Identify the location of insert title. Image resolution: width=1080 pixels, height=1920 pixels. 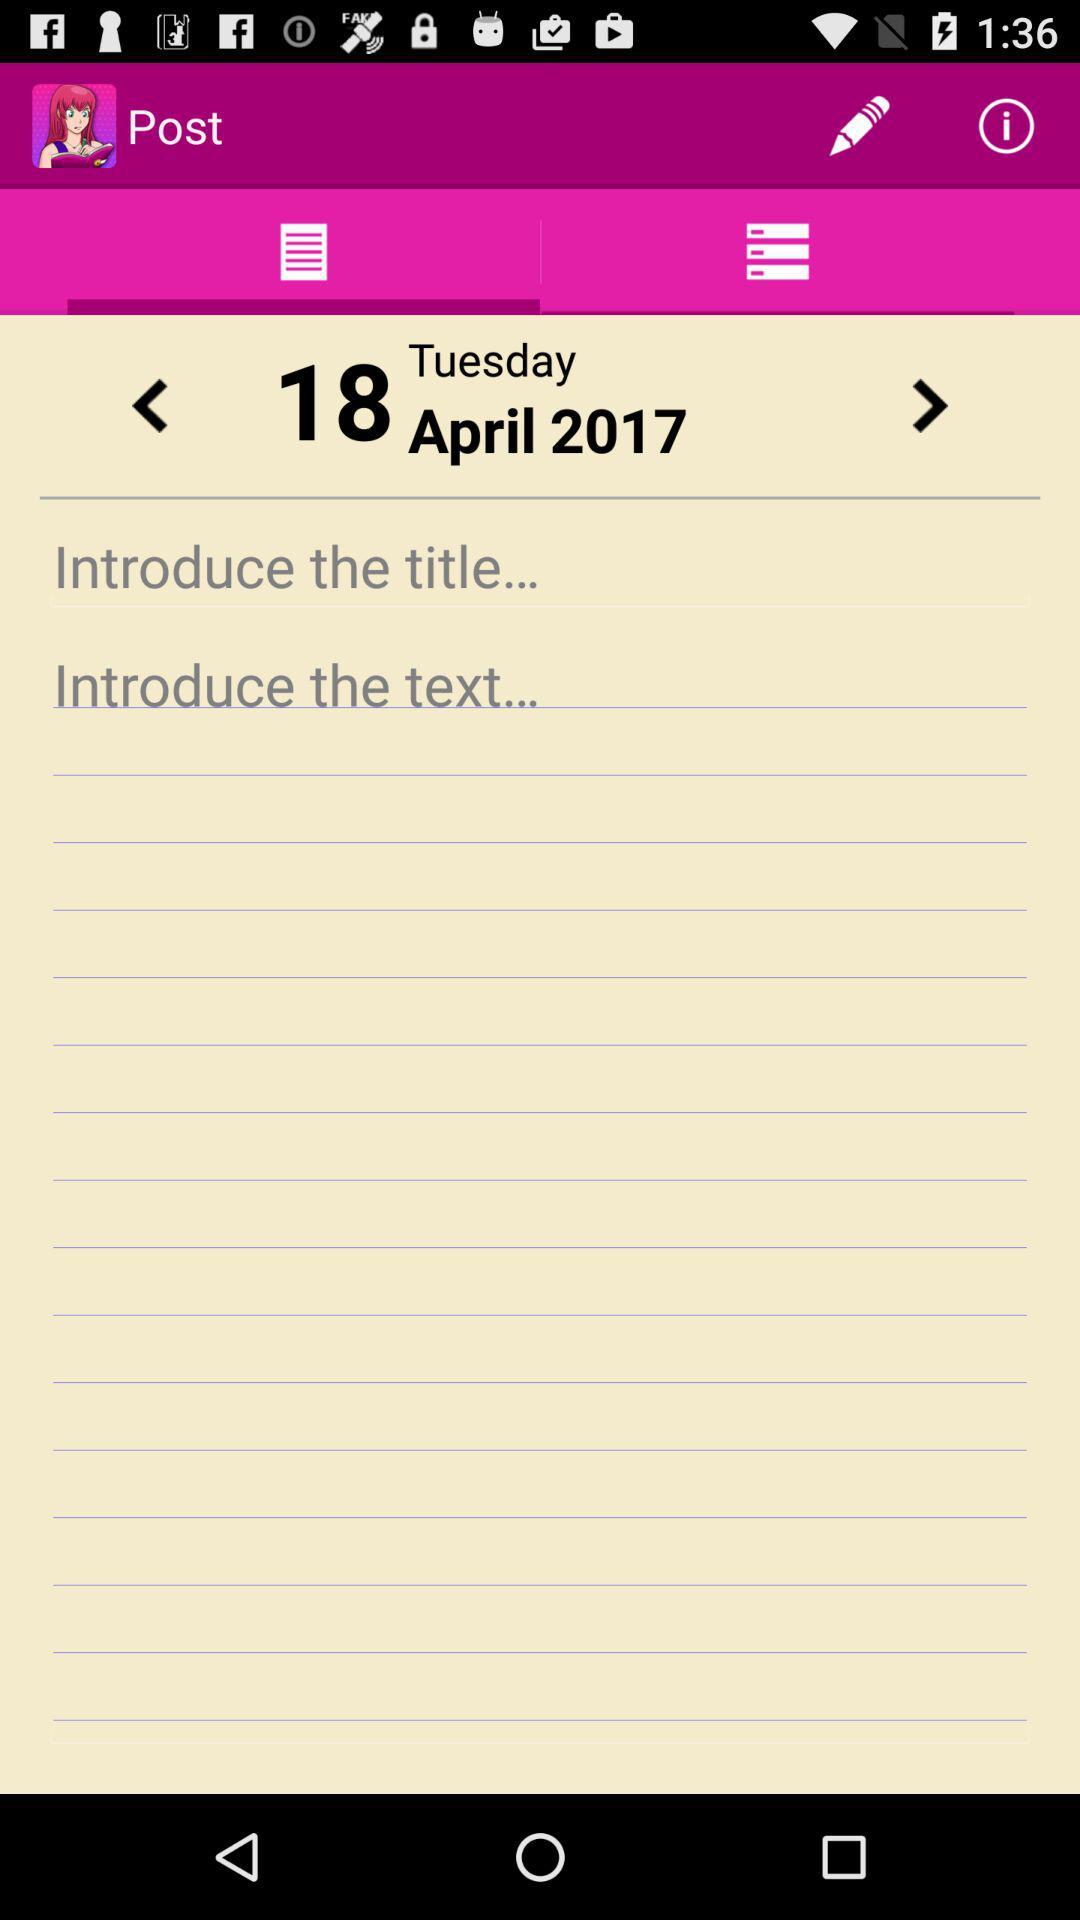
(540, 564).